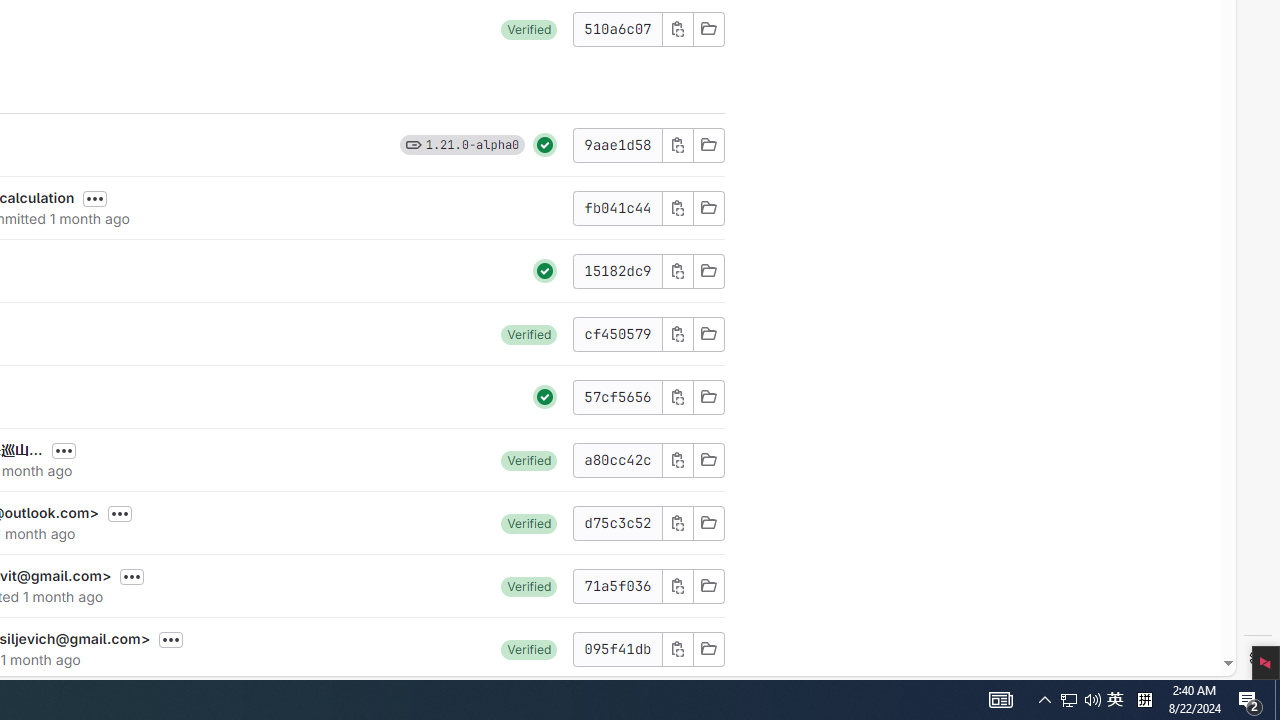  I want to click on 'Class: s16', so click(708, 648).